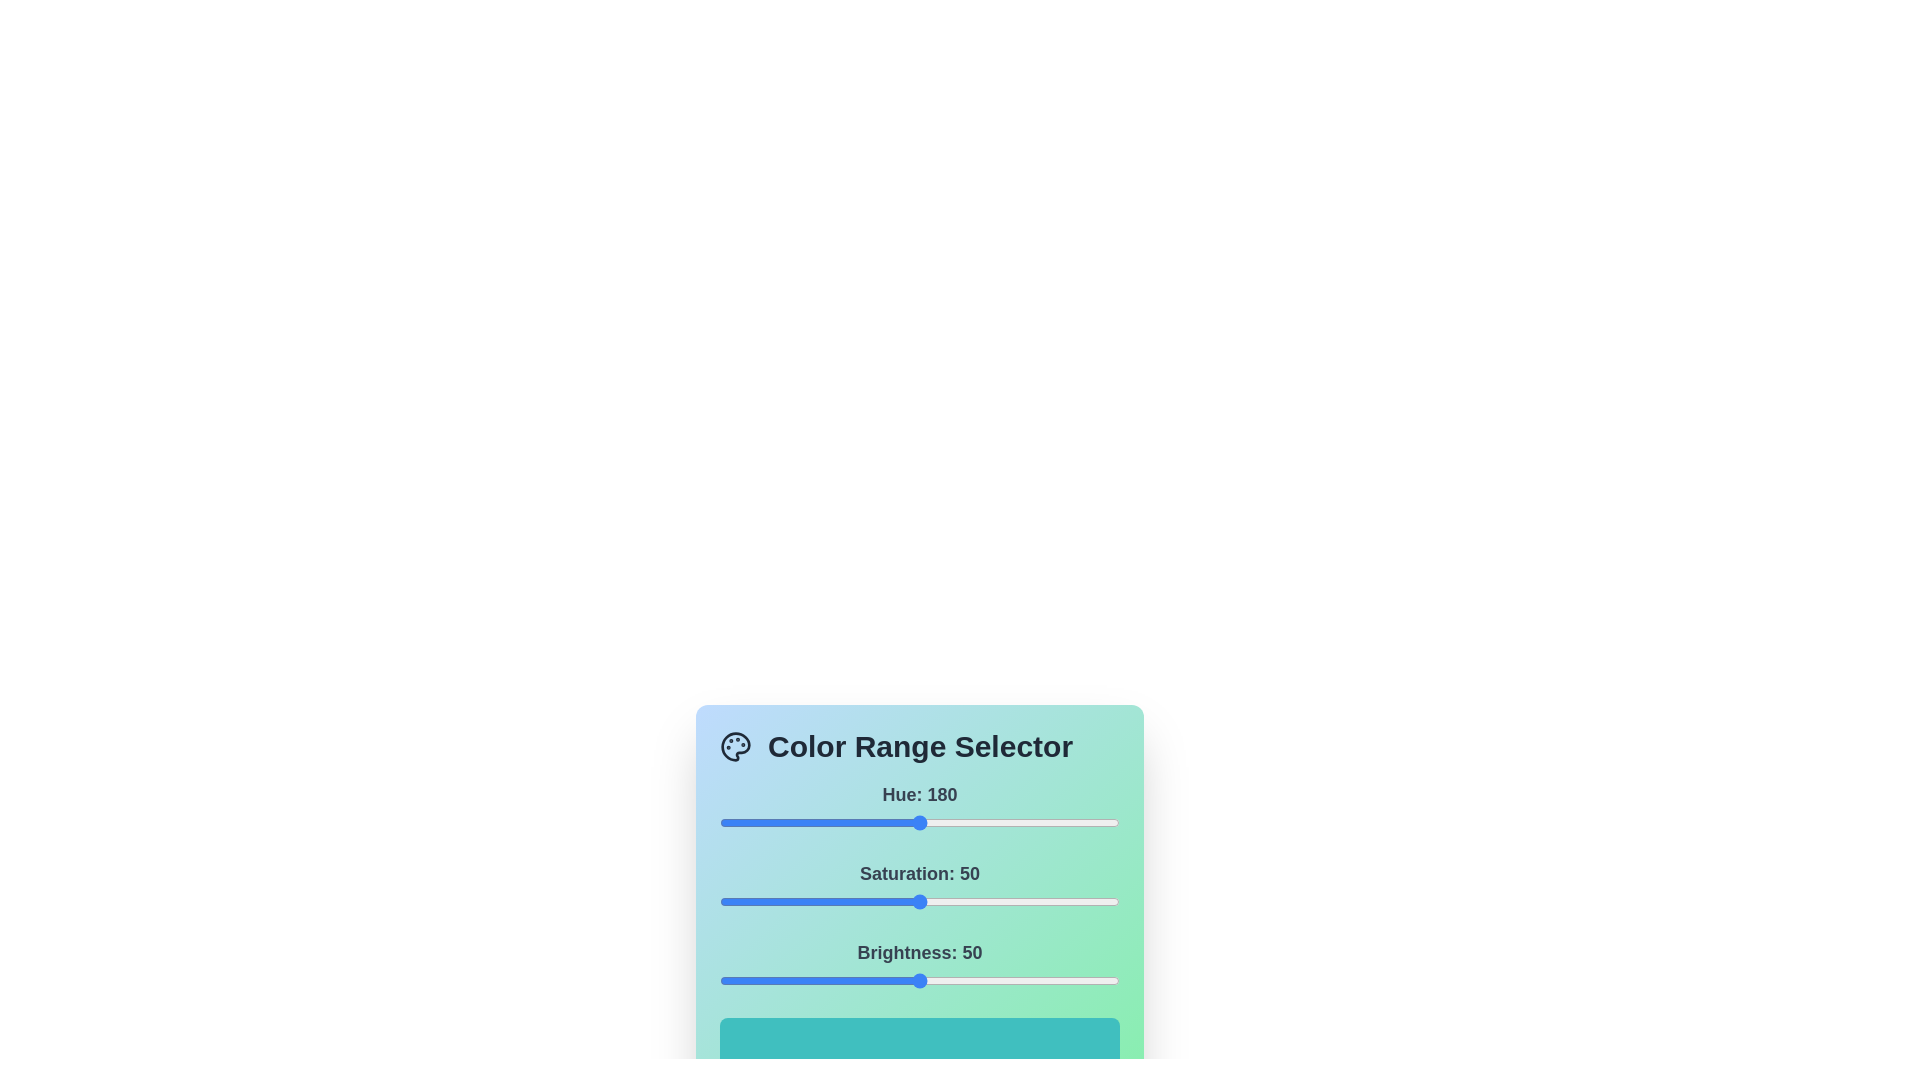  What do you see at coordinates (937, 822) in the screenshot?
I see `the hue slider to set the hue value to 197` at bounding box center [937, 822].